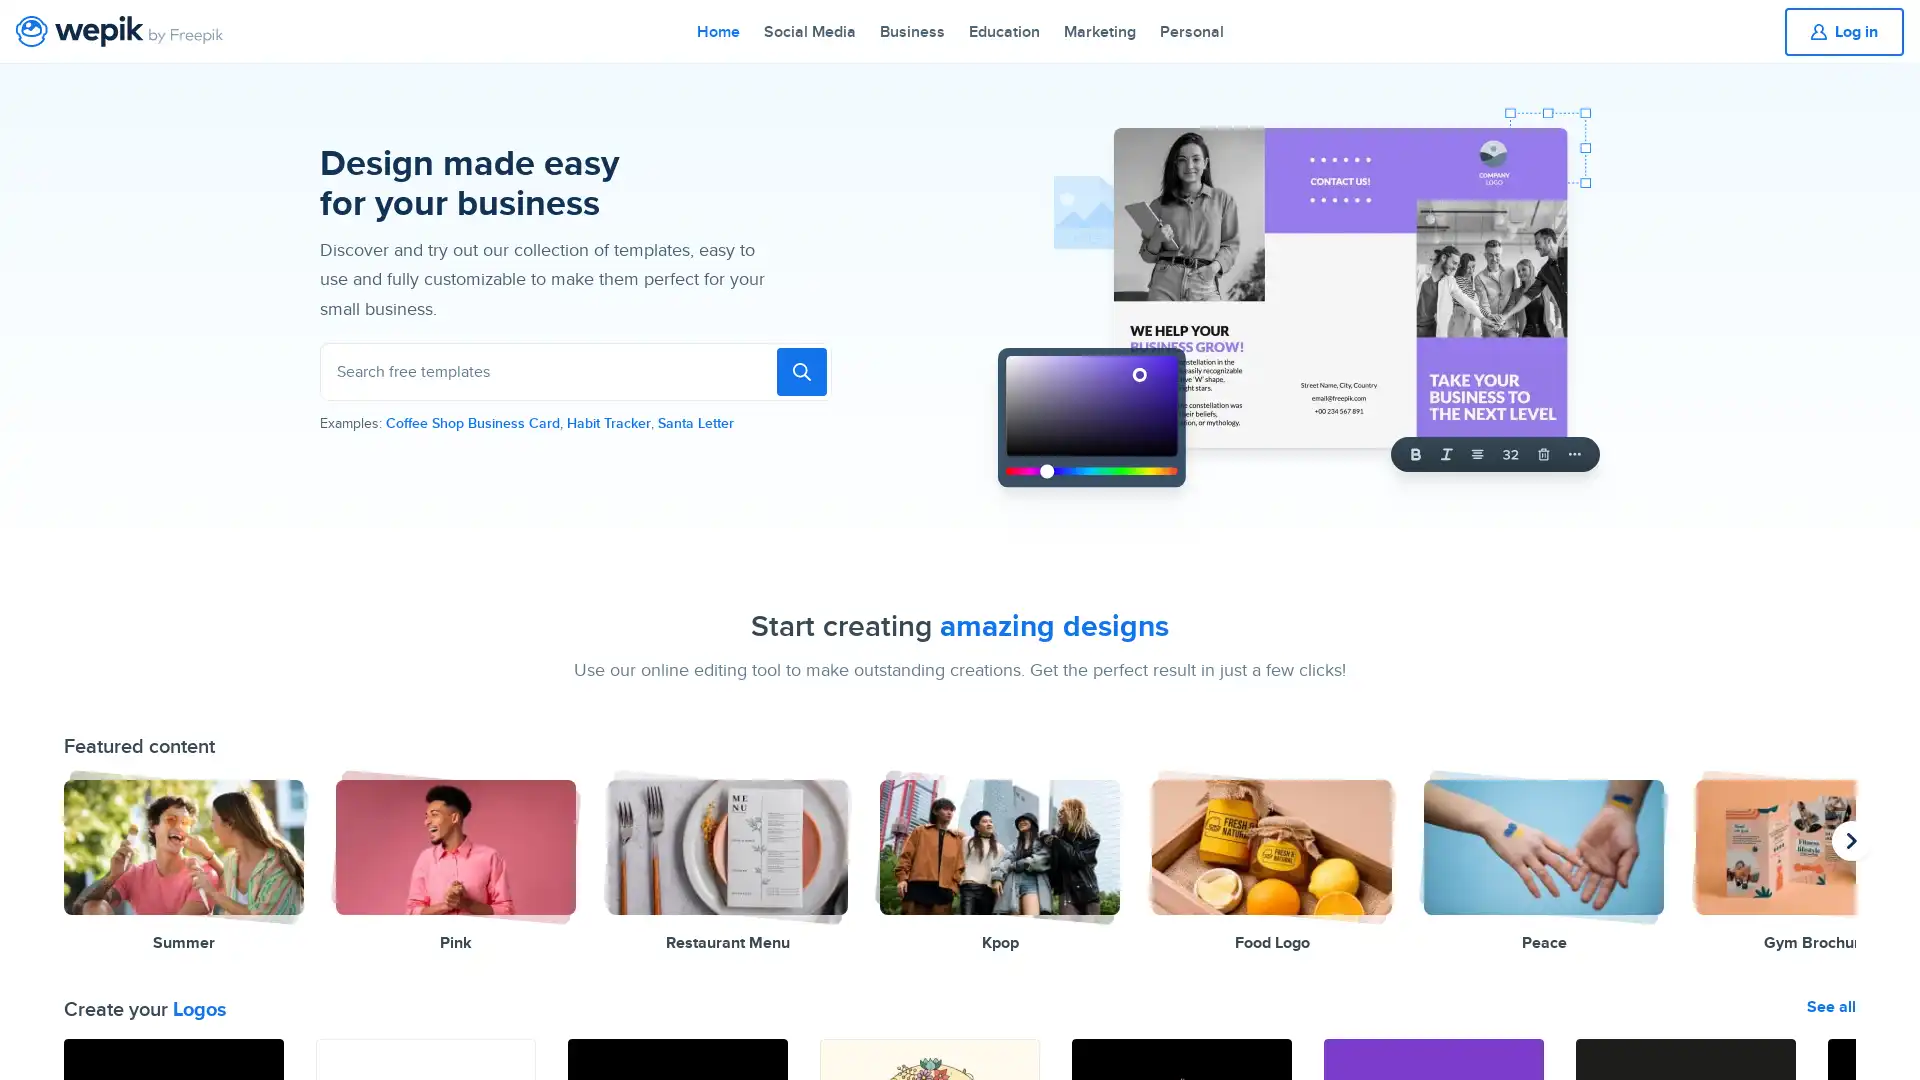 The image size is (1920, 1080). What do you see at coordinates (1851, 855) in the screenshot?
I see `previous presentation` at bounding box center [1851, 855].